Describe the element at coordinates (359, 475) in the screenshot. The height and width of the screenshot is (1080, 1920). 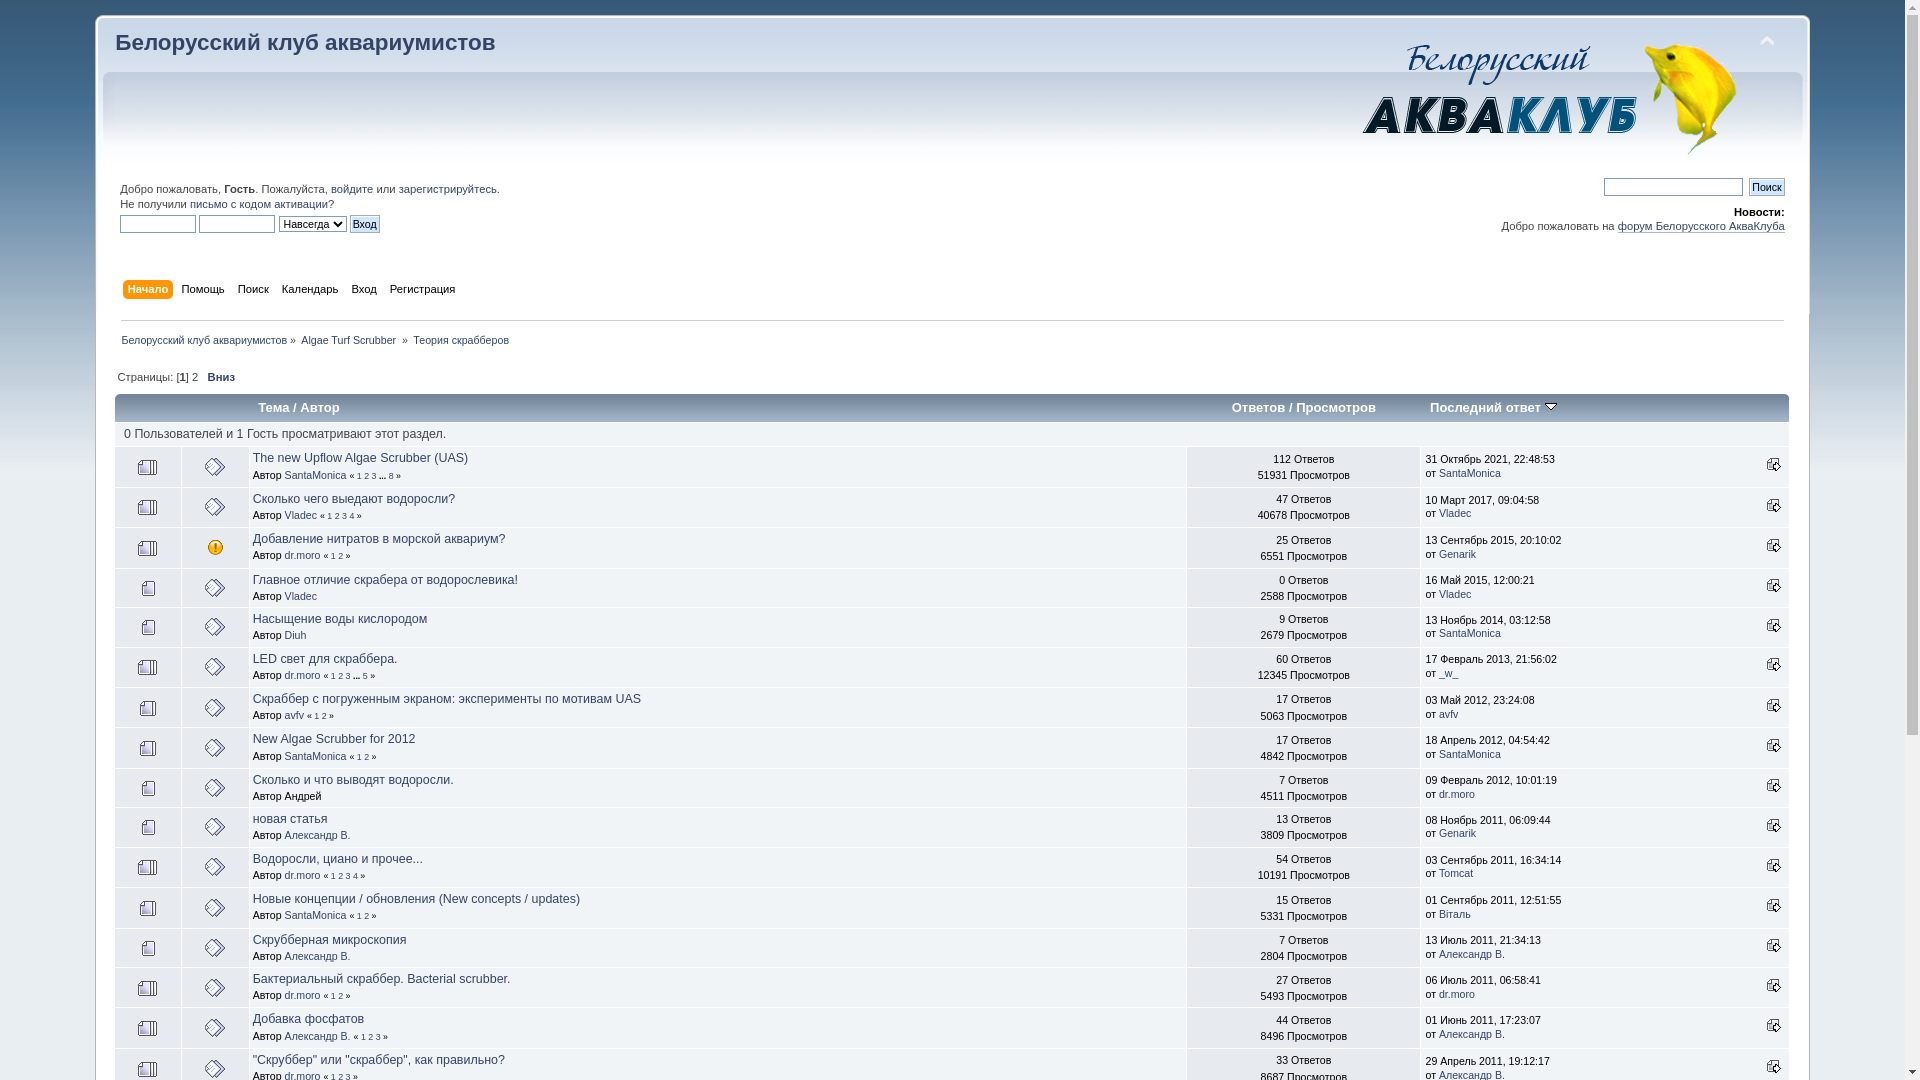
I see `'1'` at that location.